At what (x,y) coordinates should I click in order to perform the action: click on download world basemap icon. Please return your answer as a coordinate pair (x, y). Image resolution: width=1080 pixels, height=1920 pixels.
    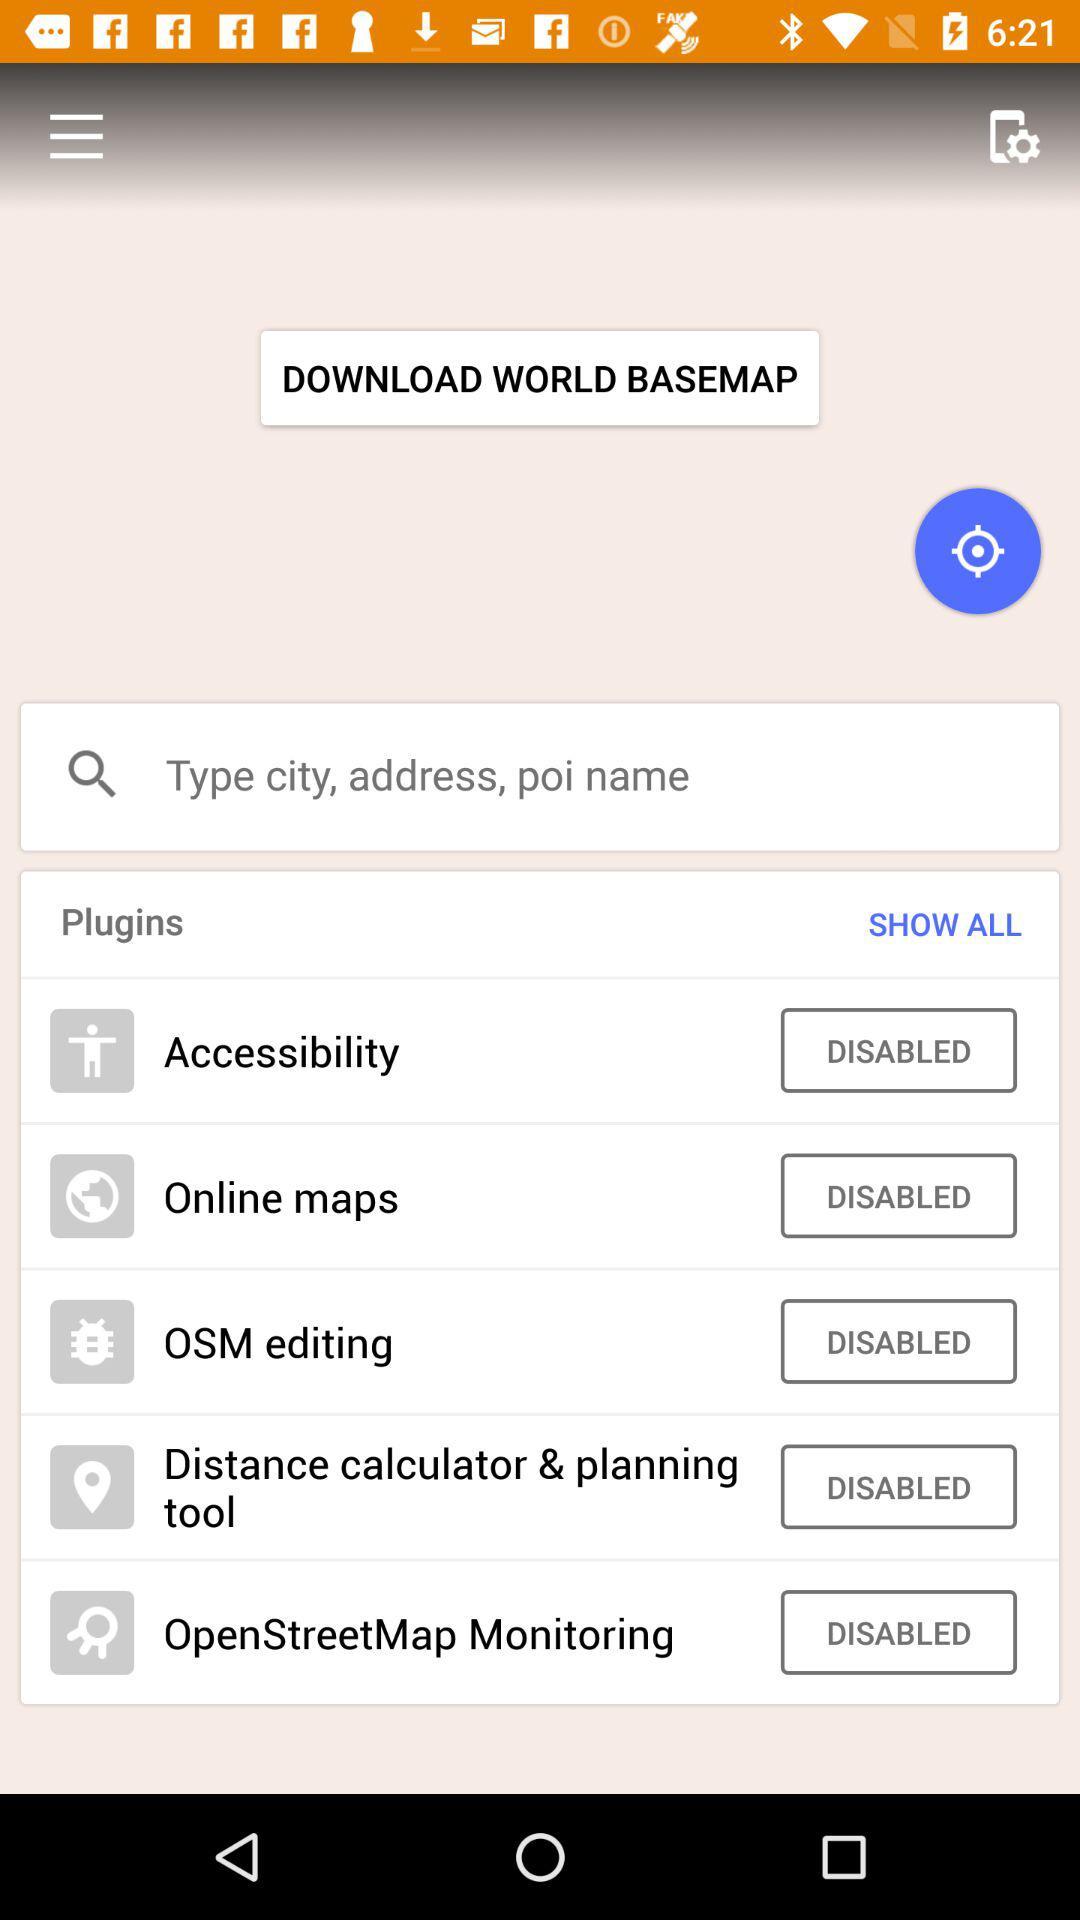
    Looking at the image, I should click on (540, 378).